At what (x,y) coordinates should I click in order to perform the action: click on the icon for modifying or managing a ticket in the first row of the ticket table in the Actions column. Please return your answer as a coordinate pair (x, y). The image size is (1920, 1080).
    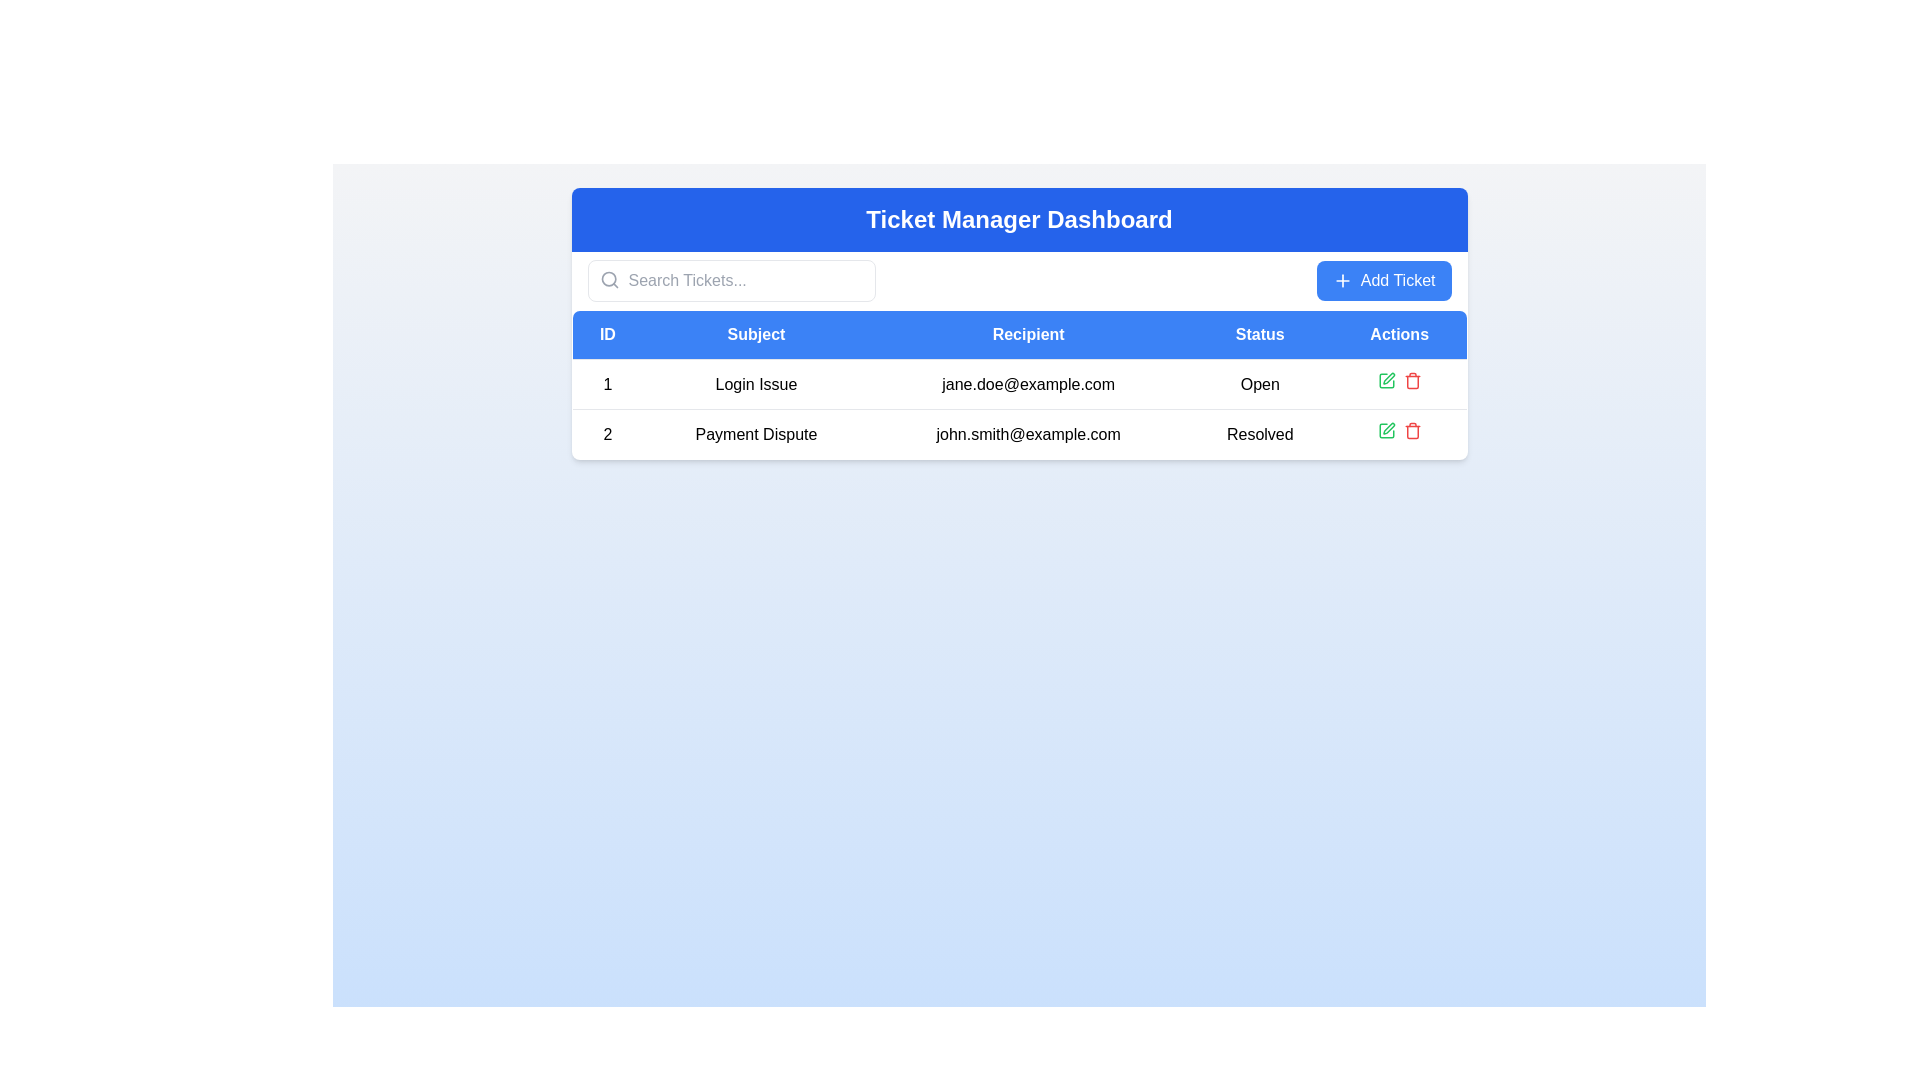
    Looking at the image, I should click on (1385, 430).